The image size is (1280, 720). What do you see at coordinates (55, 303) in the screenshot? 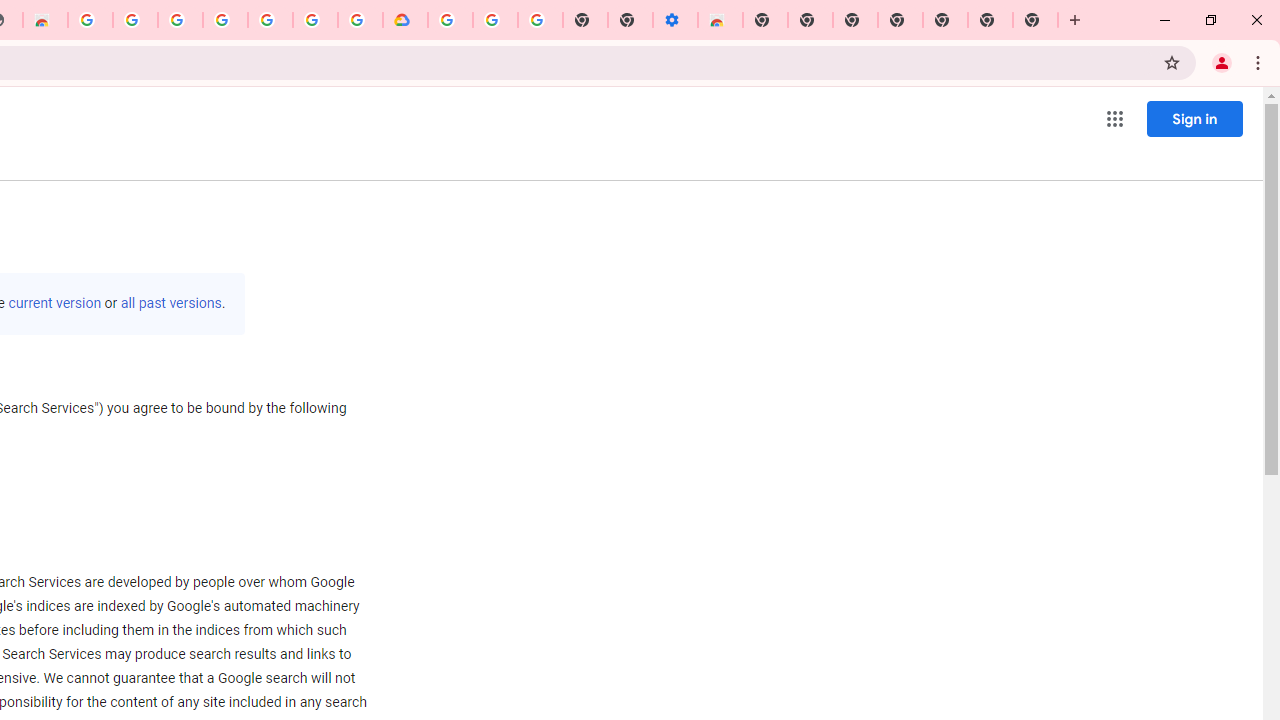
I see `'current version'` at bounding box center [55, 303].